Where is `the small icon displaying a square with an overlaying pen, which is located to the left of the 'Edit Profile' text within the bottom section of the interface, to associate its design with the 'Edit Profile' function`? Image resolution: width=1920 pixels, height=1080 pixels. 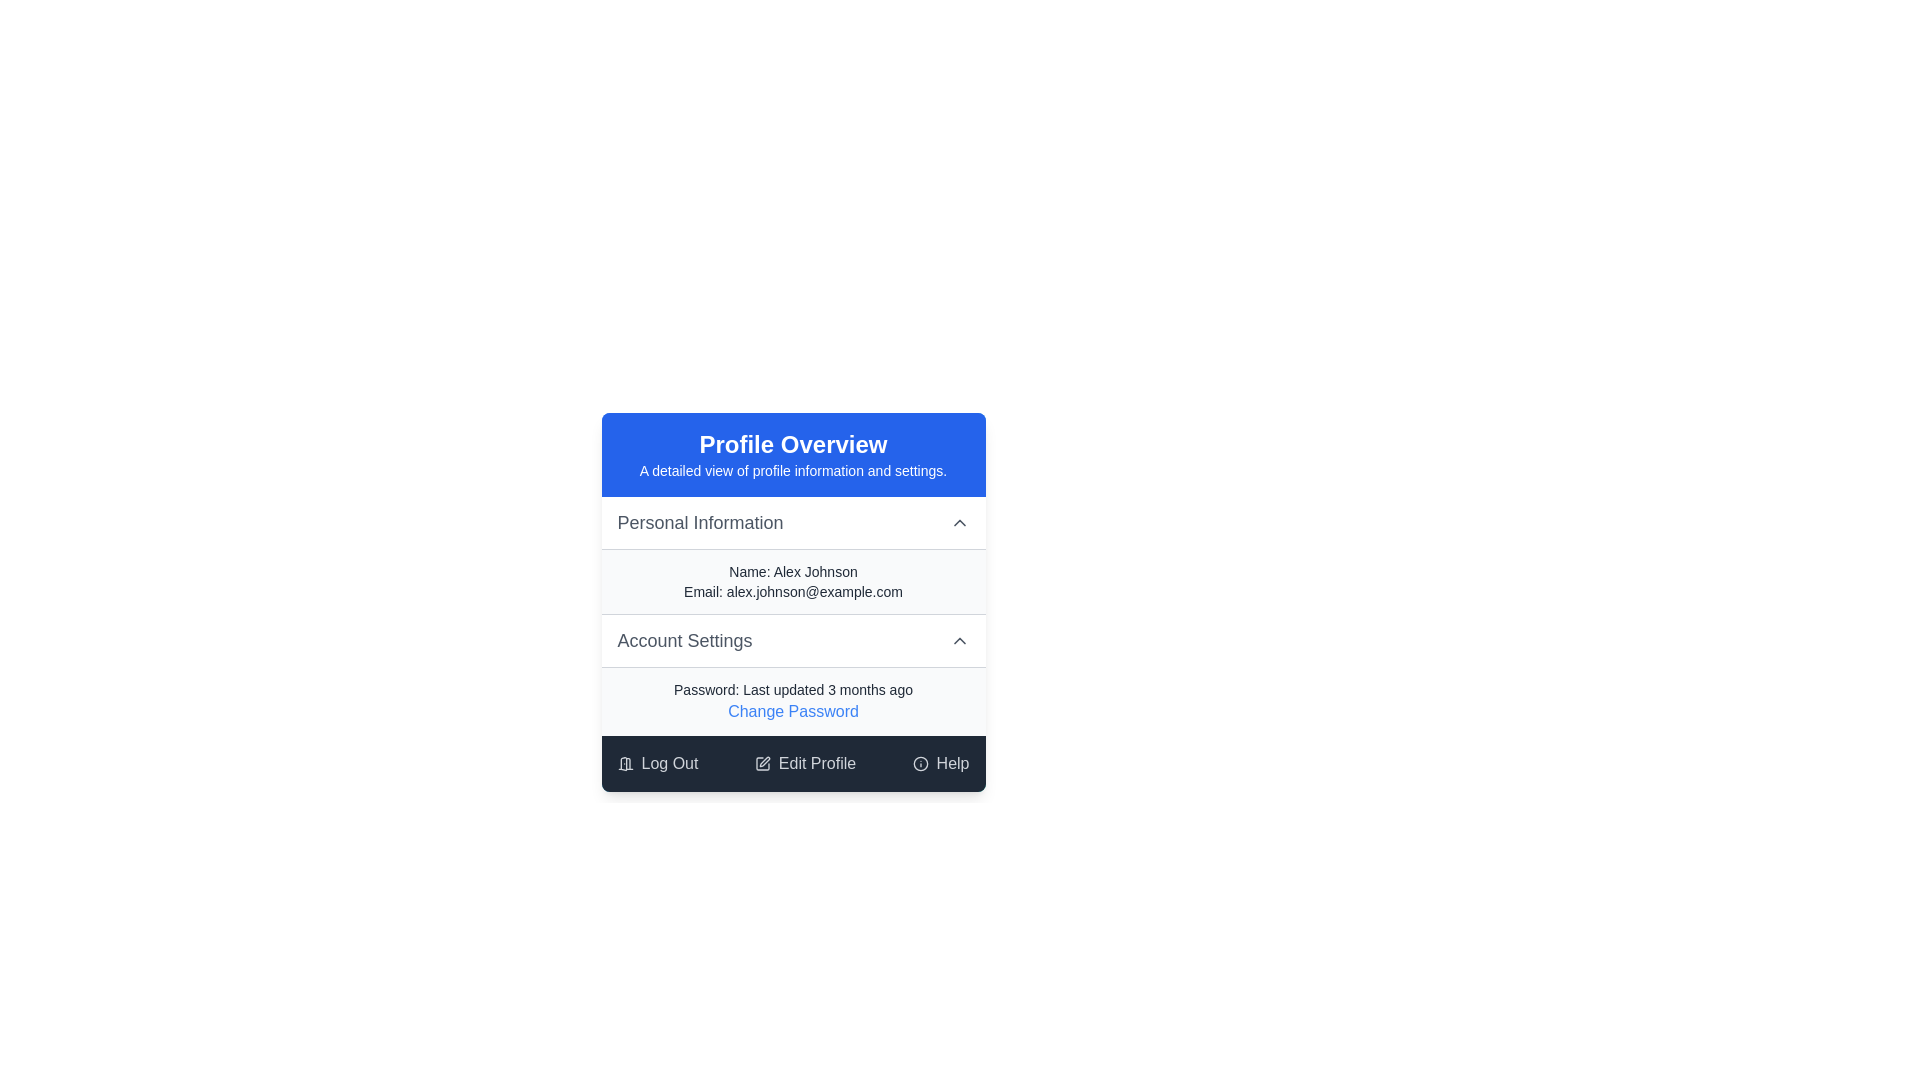
the small icon displaying a square with an overlaying pen, which is located to the left of the 'Edit Profile' text within the bottom section of the interface, to associate its design with the 'Edit Profile' function is located at coordinates (761, 763).